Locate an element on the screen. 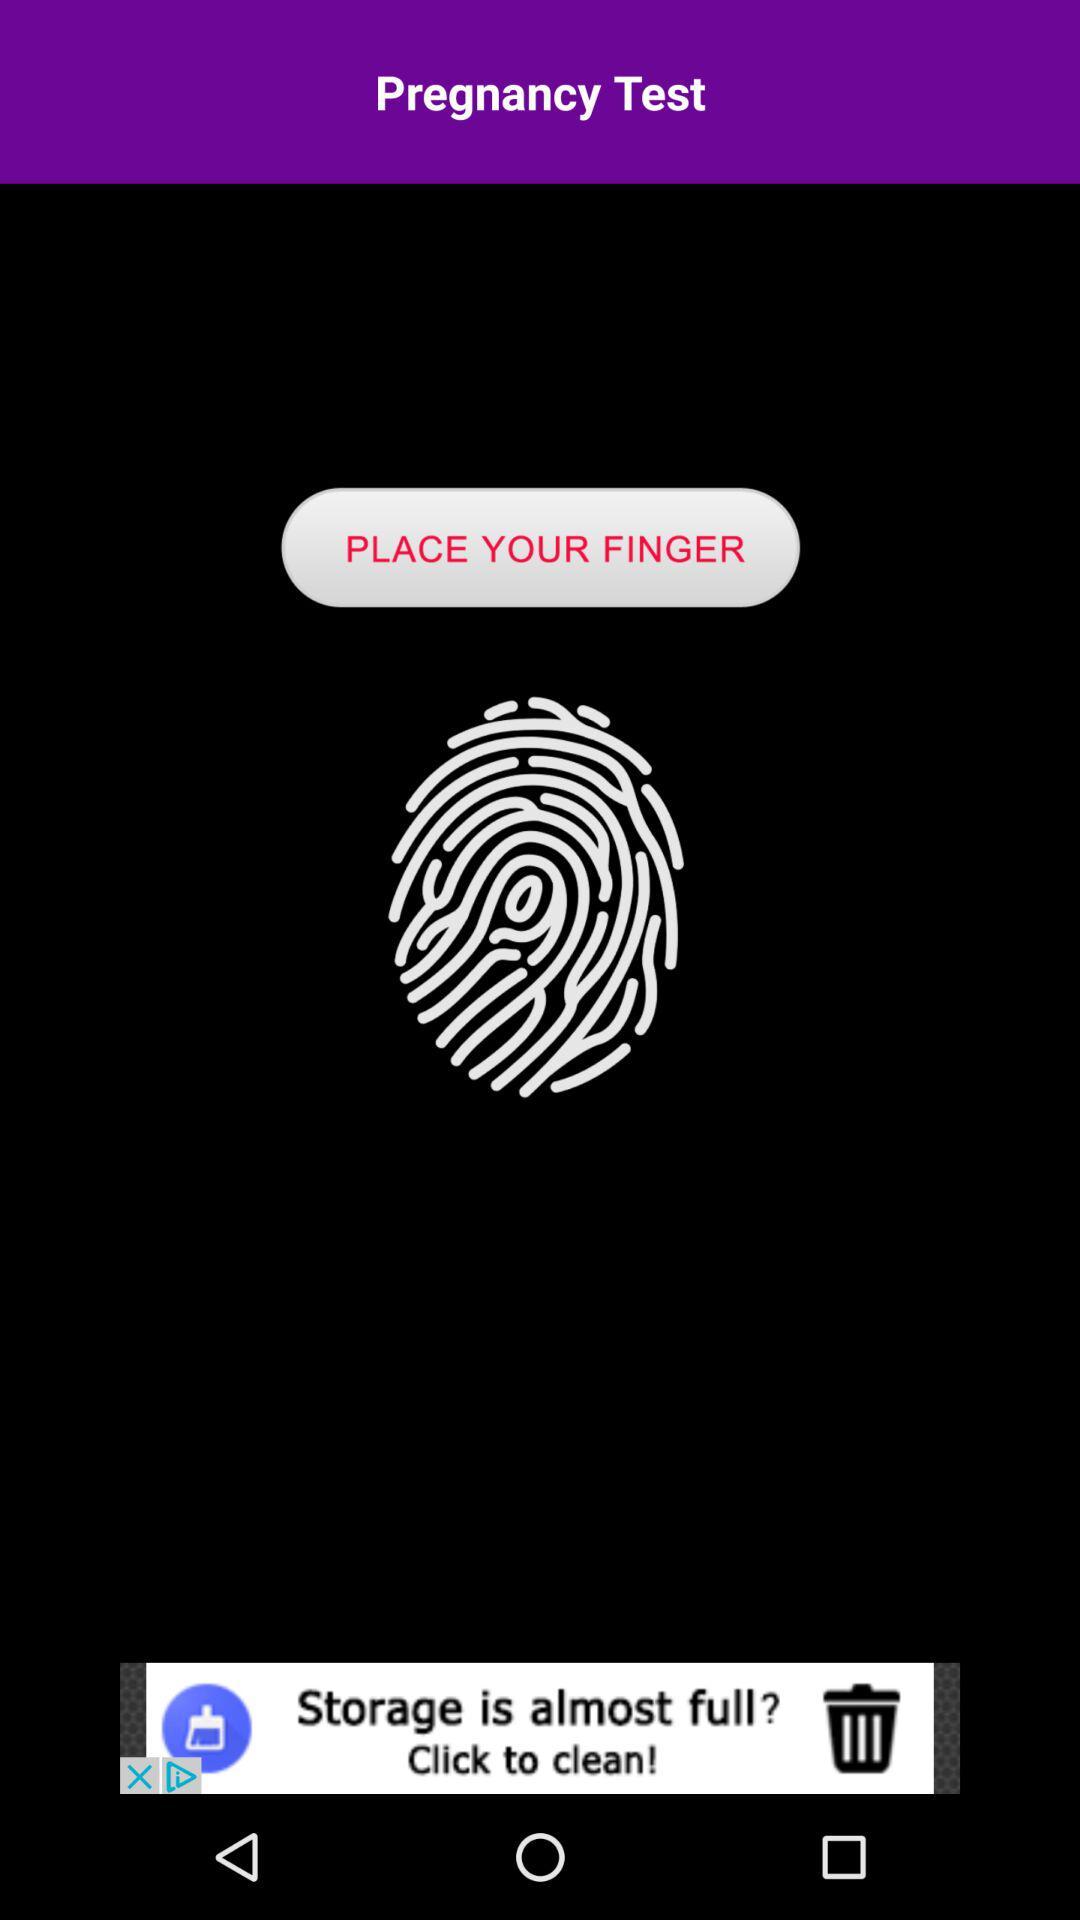 The image size is (1080, 1920). see advertisement is located at coordinates (540, 1727).